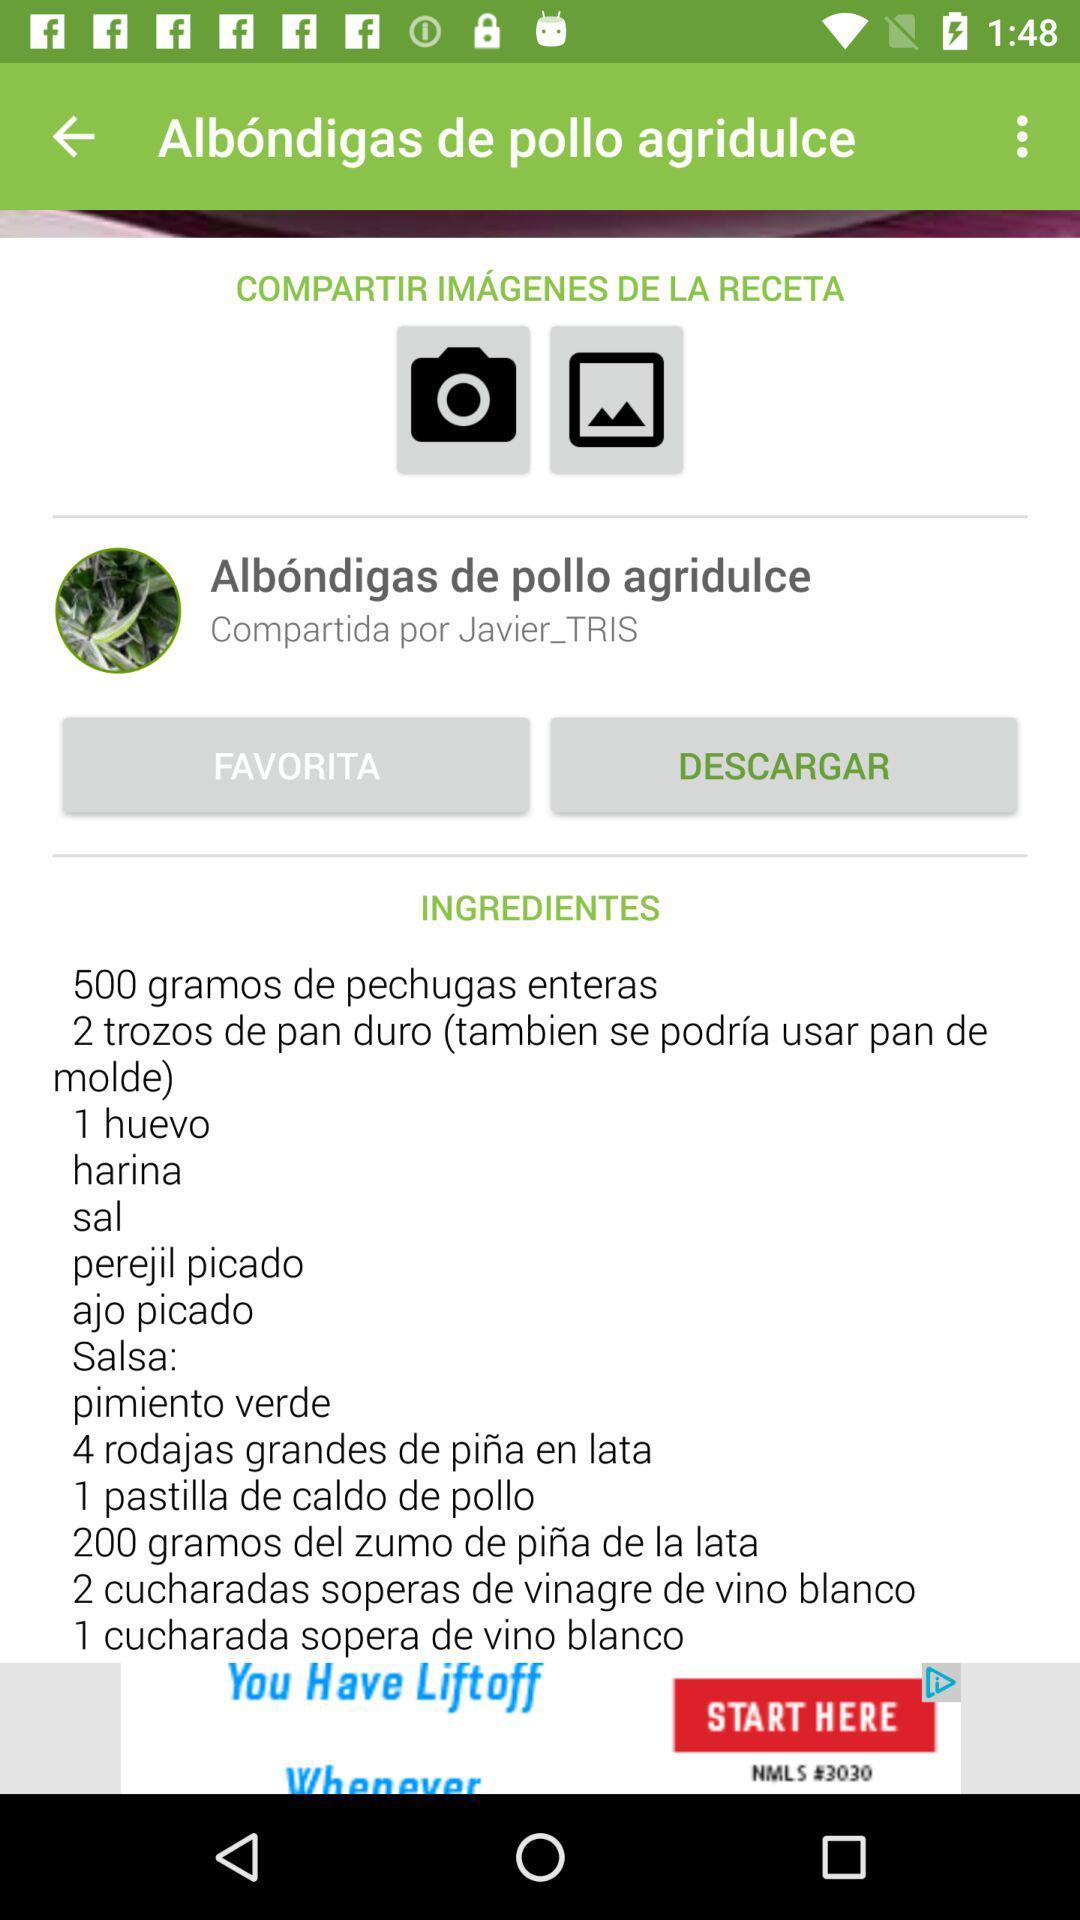 Image resolution: width=1080 pixels, height=1920 pixels. What do you see at coordinates (463, 399) in the screenshot?
I see `the photo icon` at bounding box center [463, 399].